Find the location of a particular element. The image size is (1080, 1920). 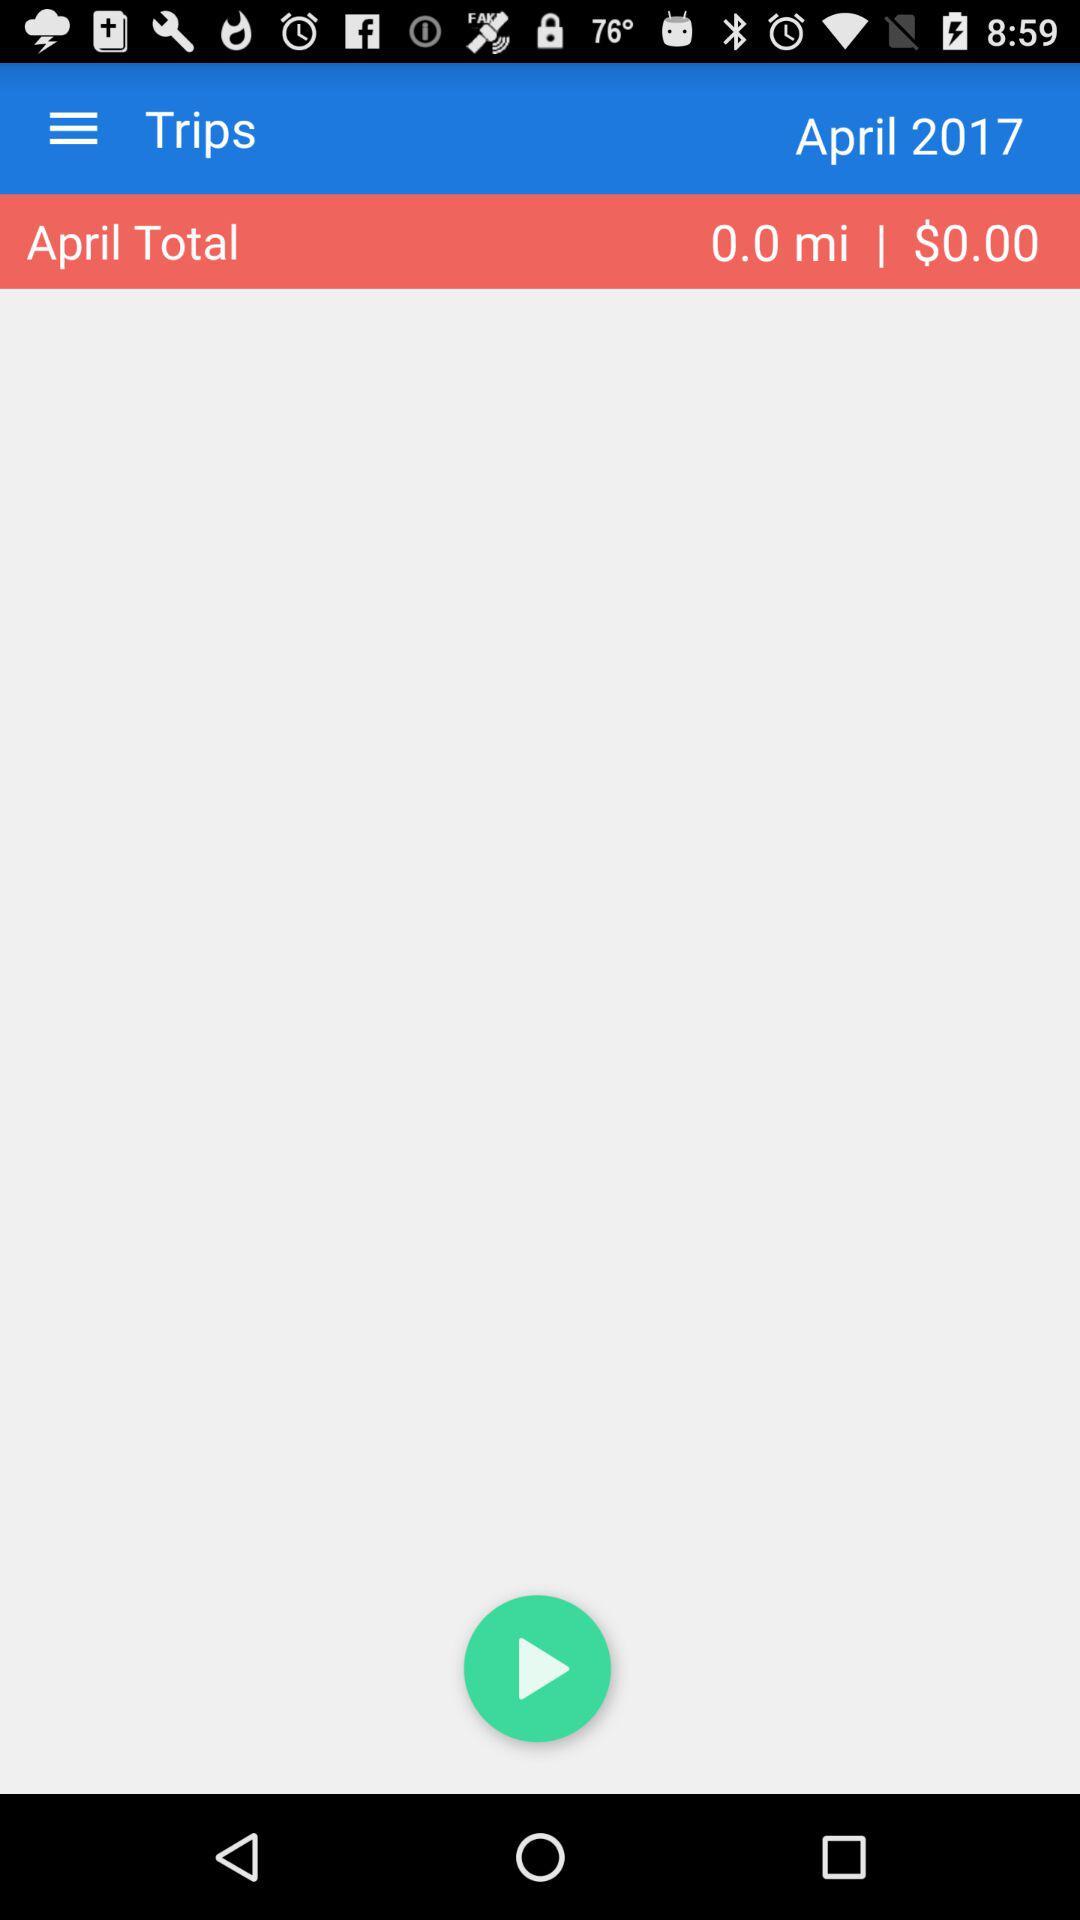

switch to play button is located at coordinates (540, 1673).